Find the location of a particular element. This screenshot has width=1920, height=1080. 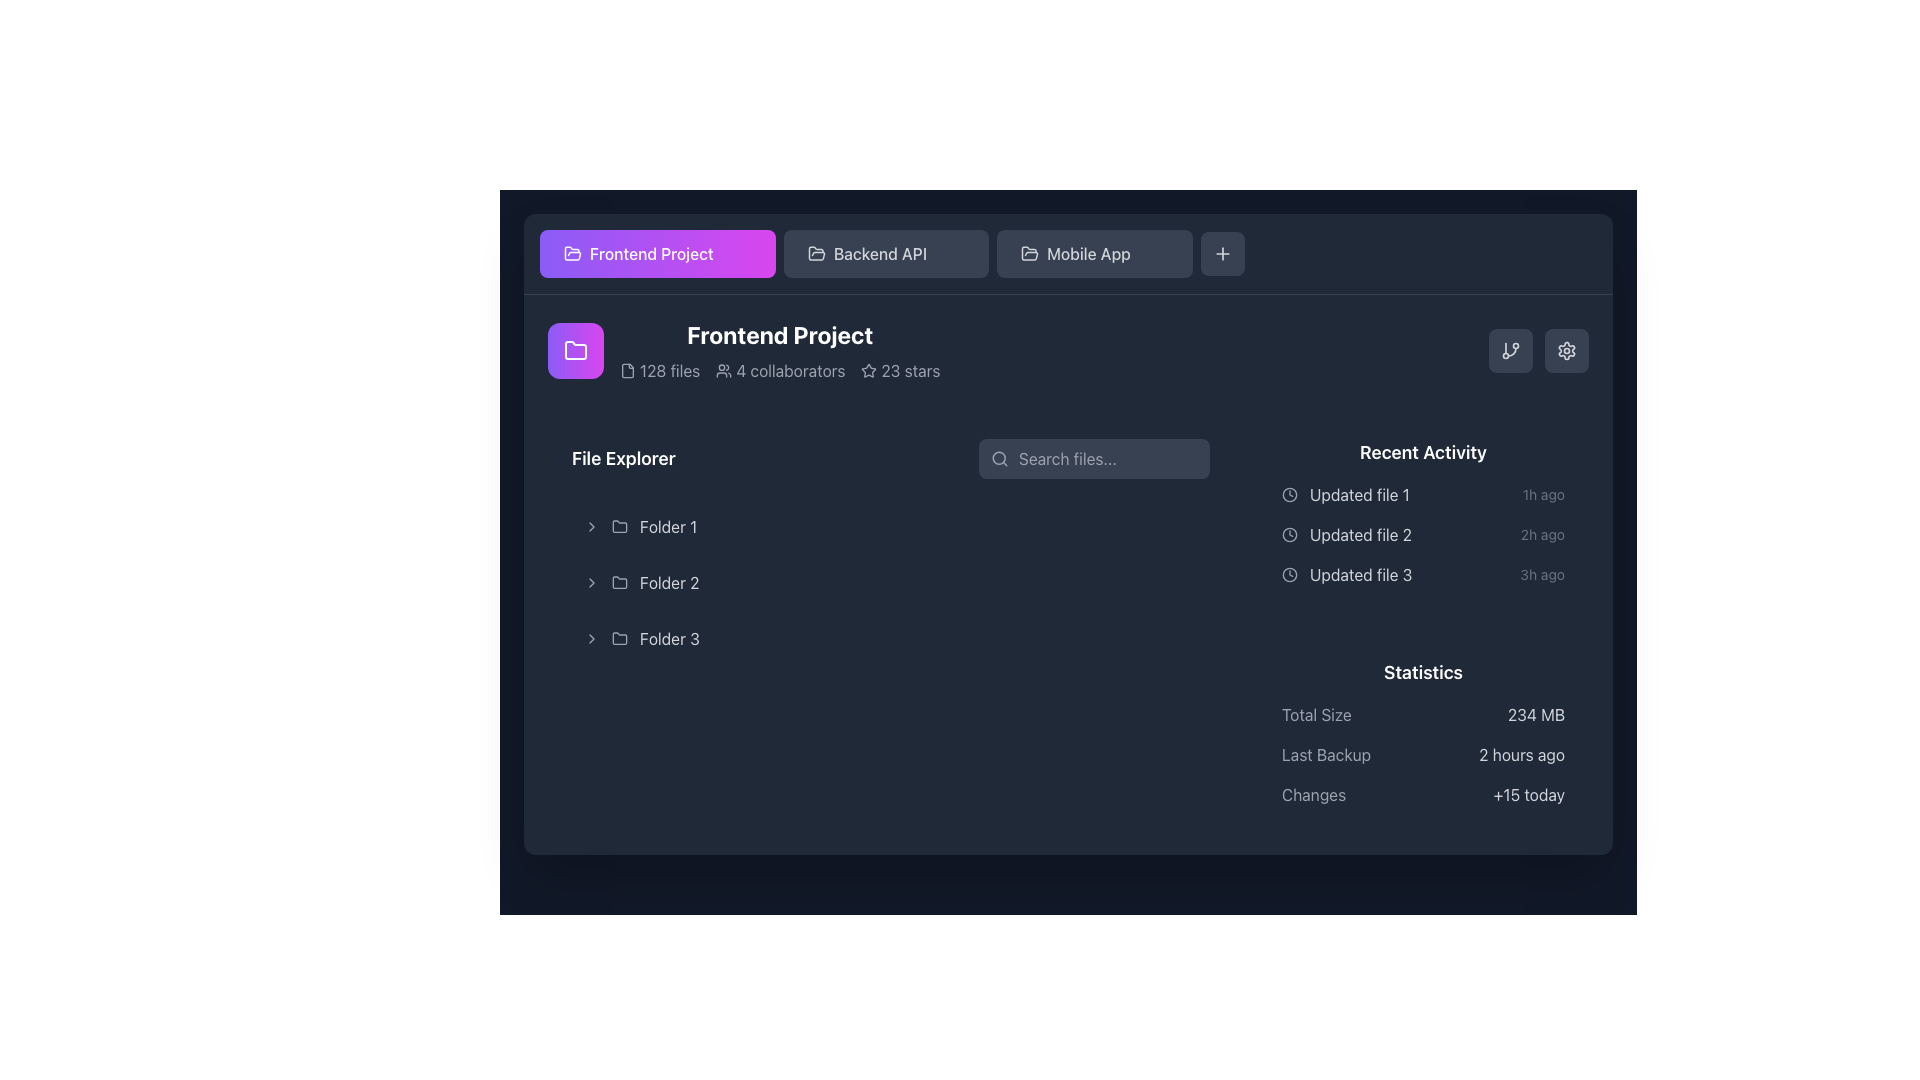

the 'Mobile App' text label located in the third tab of the tab navigation header is located at coordinates (1088, 253).